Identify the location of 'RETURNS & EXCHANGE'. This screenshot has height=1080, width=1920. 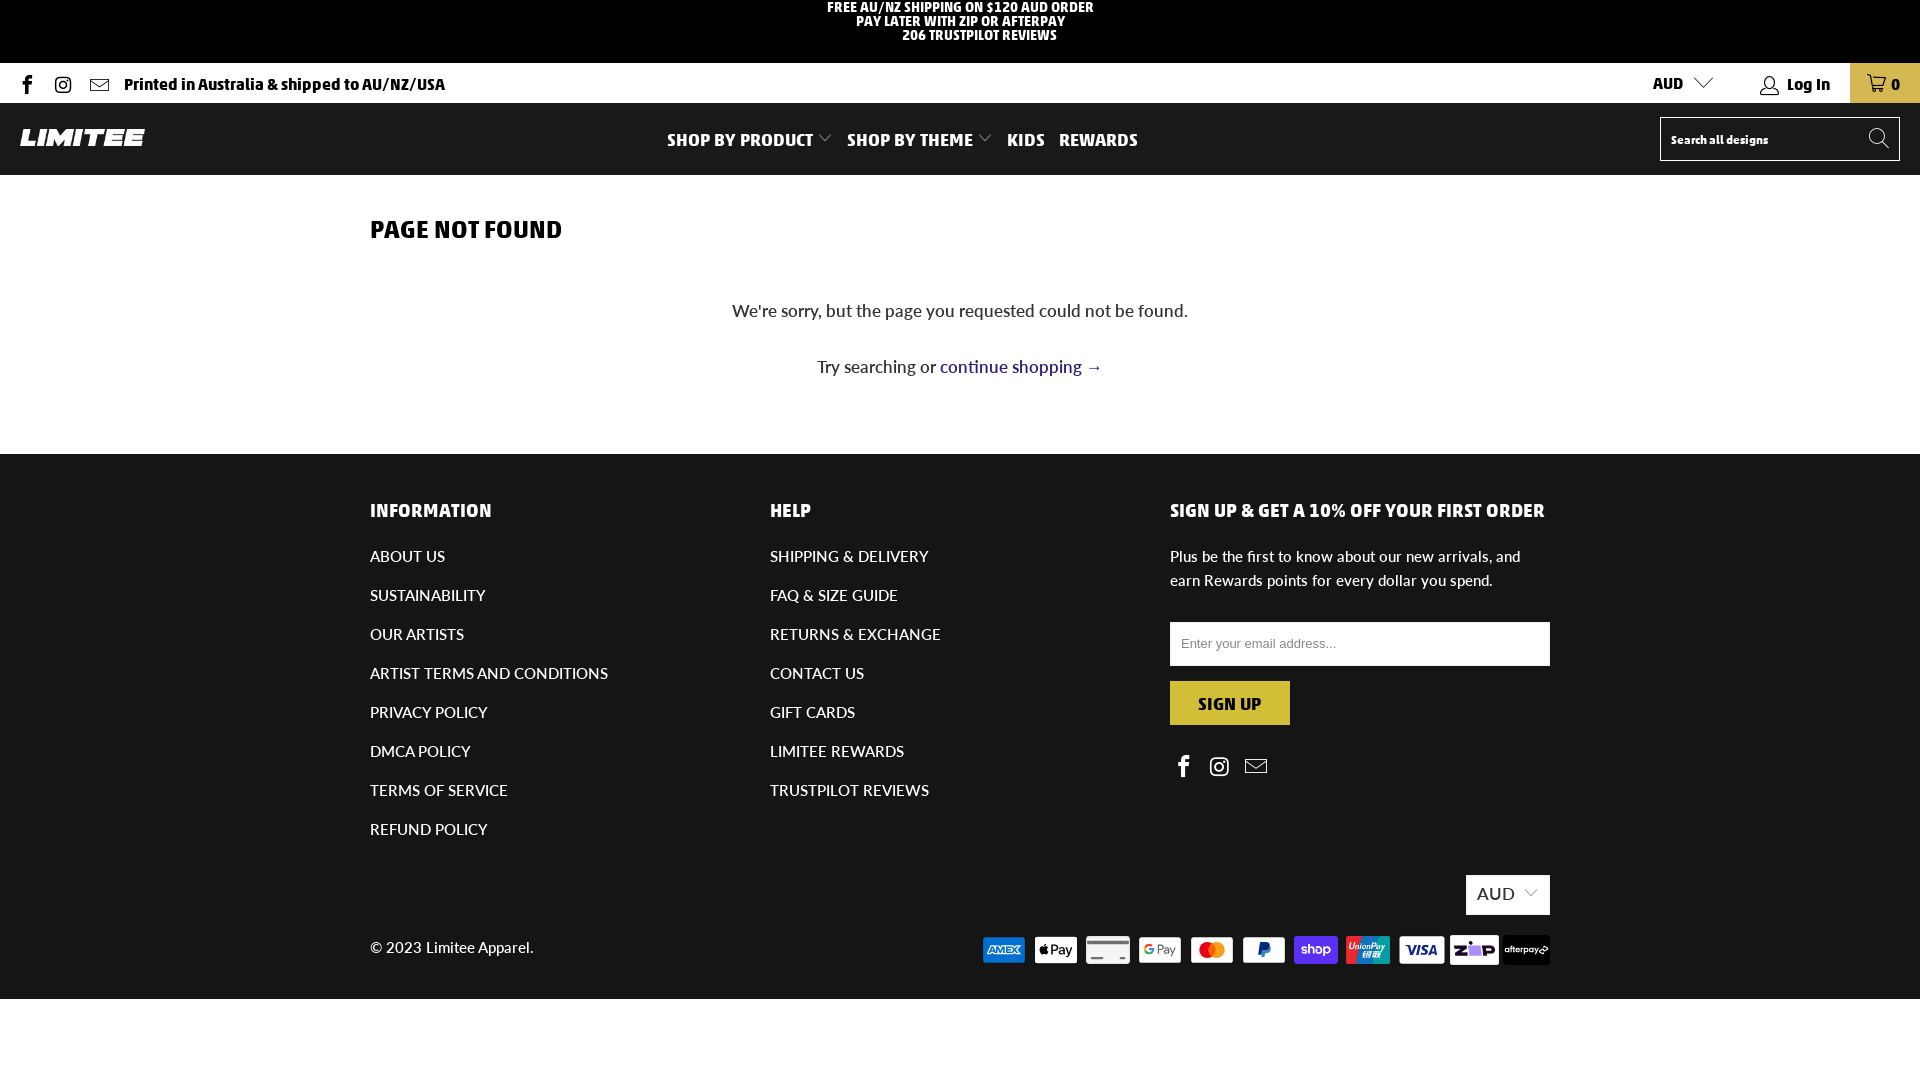
(768, 633).